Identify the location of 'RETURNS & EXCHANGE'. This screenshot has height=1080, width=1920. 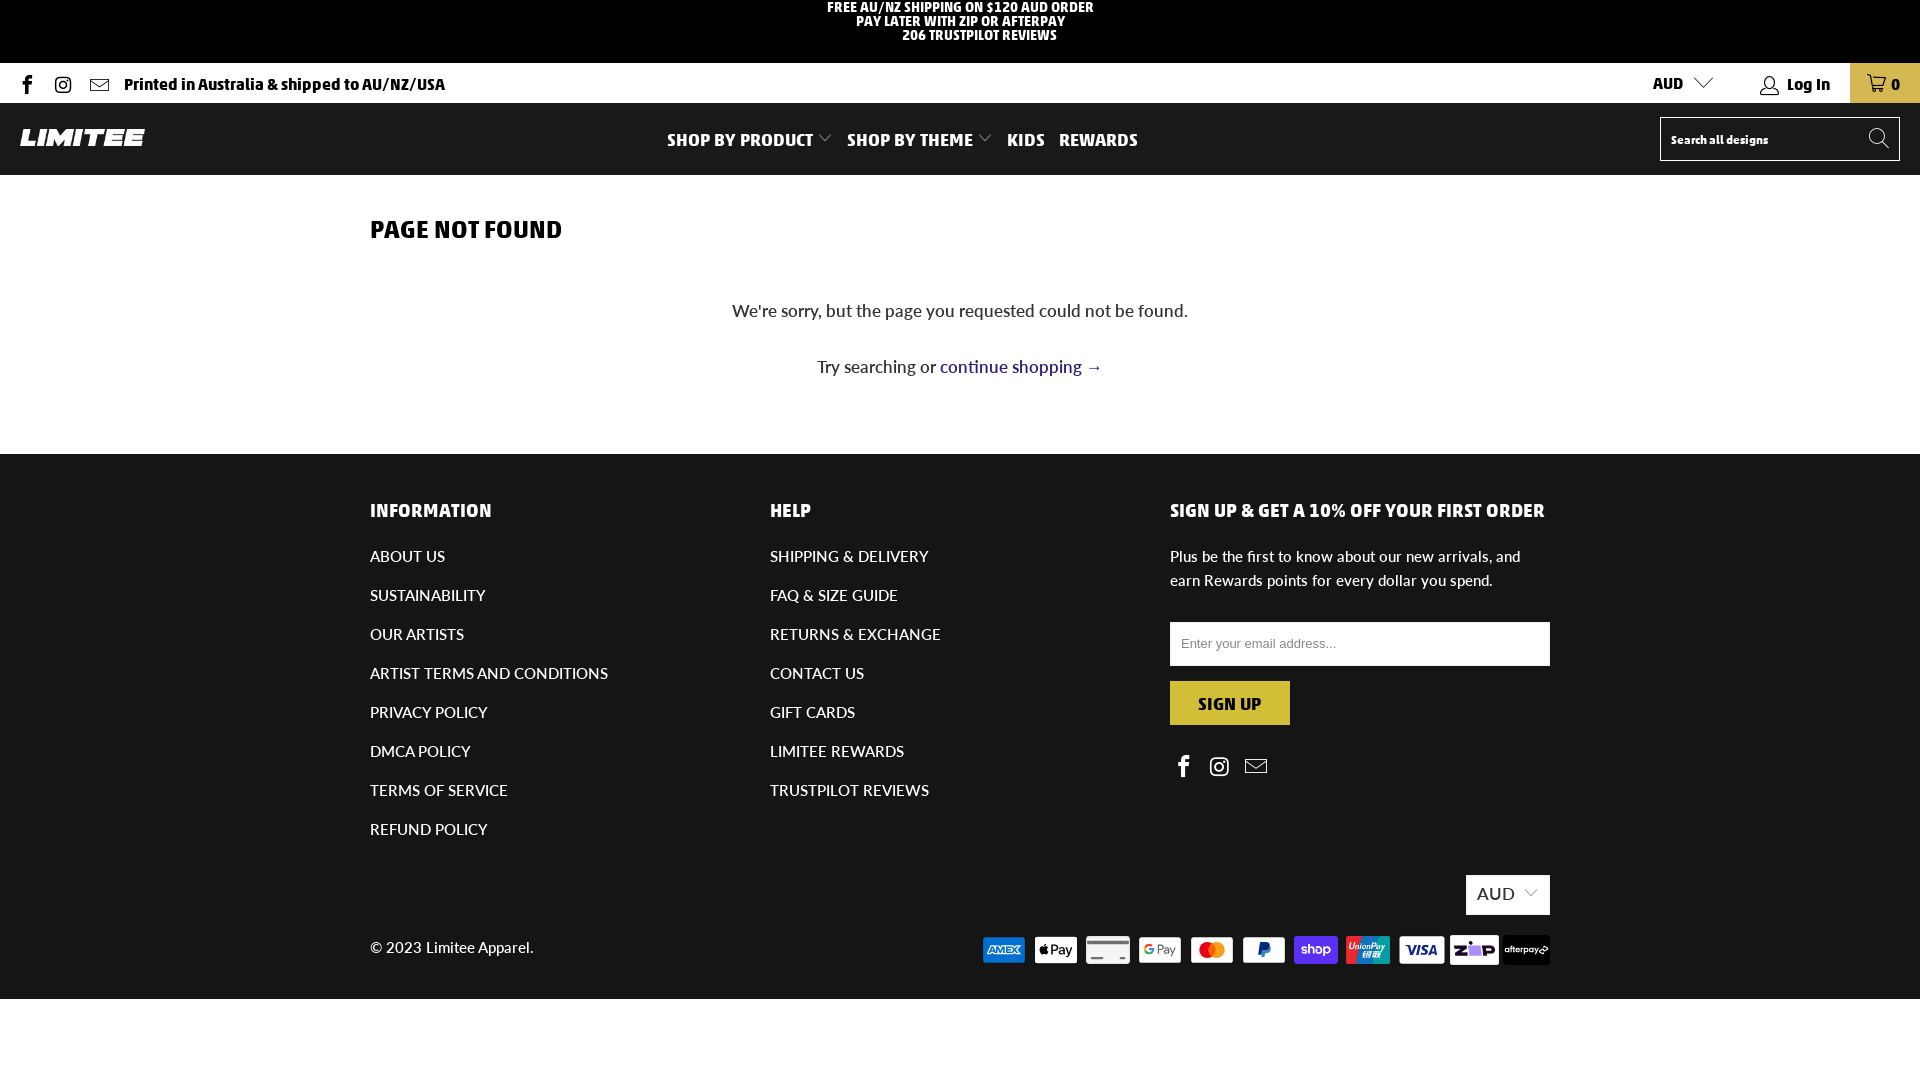
(768, 633).